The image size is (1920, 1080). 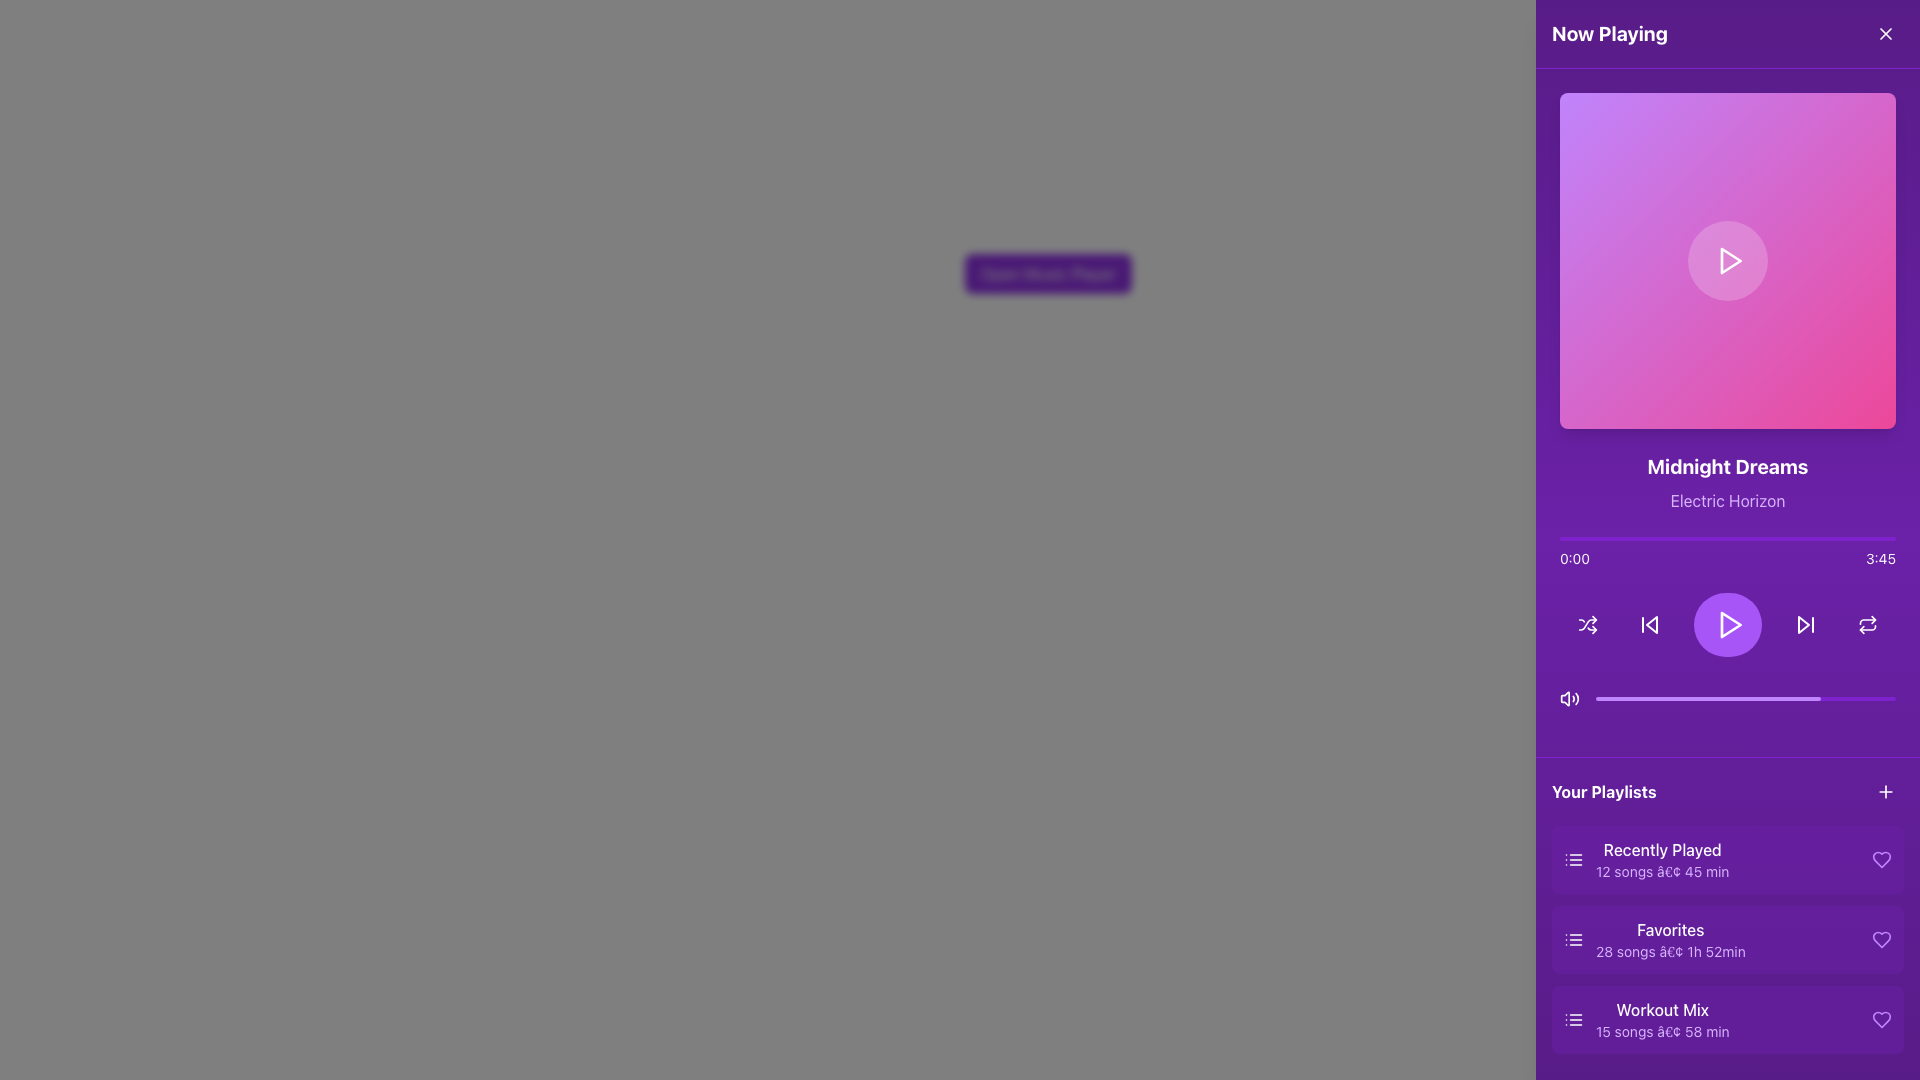 What do you see at coordinates (1727, 859) in the screenshot?
I see `the 'Recently Played' playlist card located in the 'Your Playlists' section under 'Now Playing'` at bounding box center [1727, 859].